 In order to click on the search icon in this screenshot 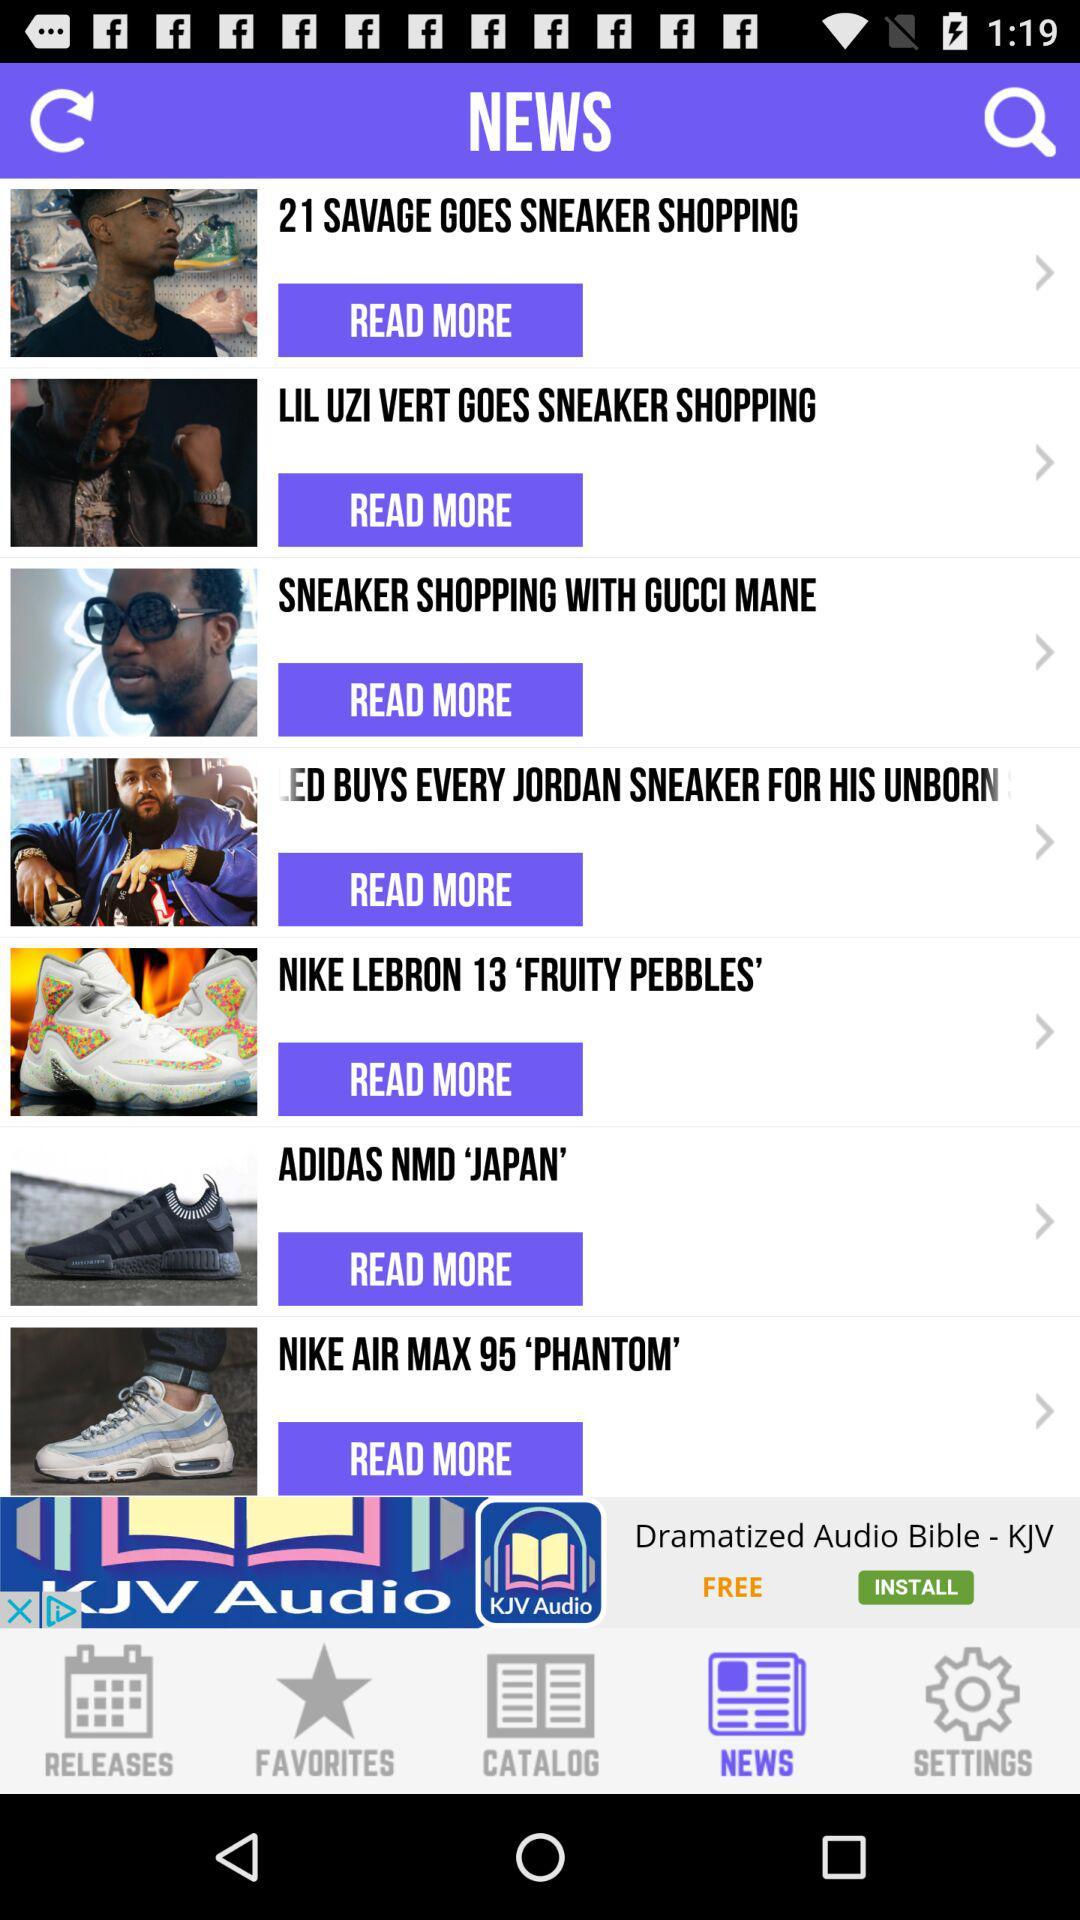, I will do `click(1018, 128)`.